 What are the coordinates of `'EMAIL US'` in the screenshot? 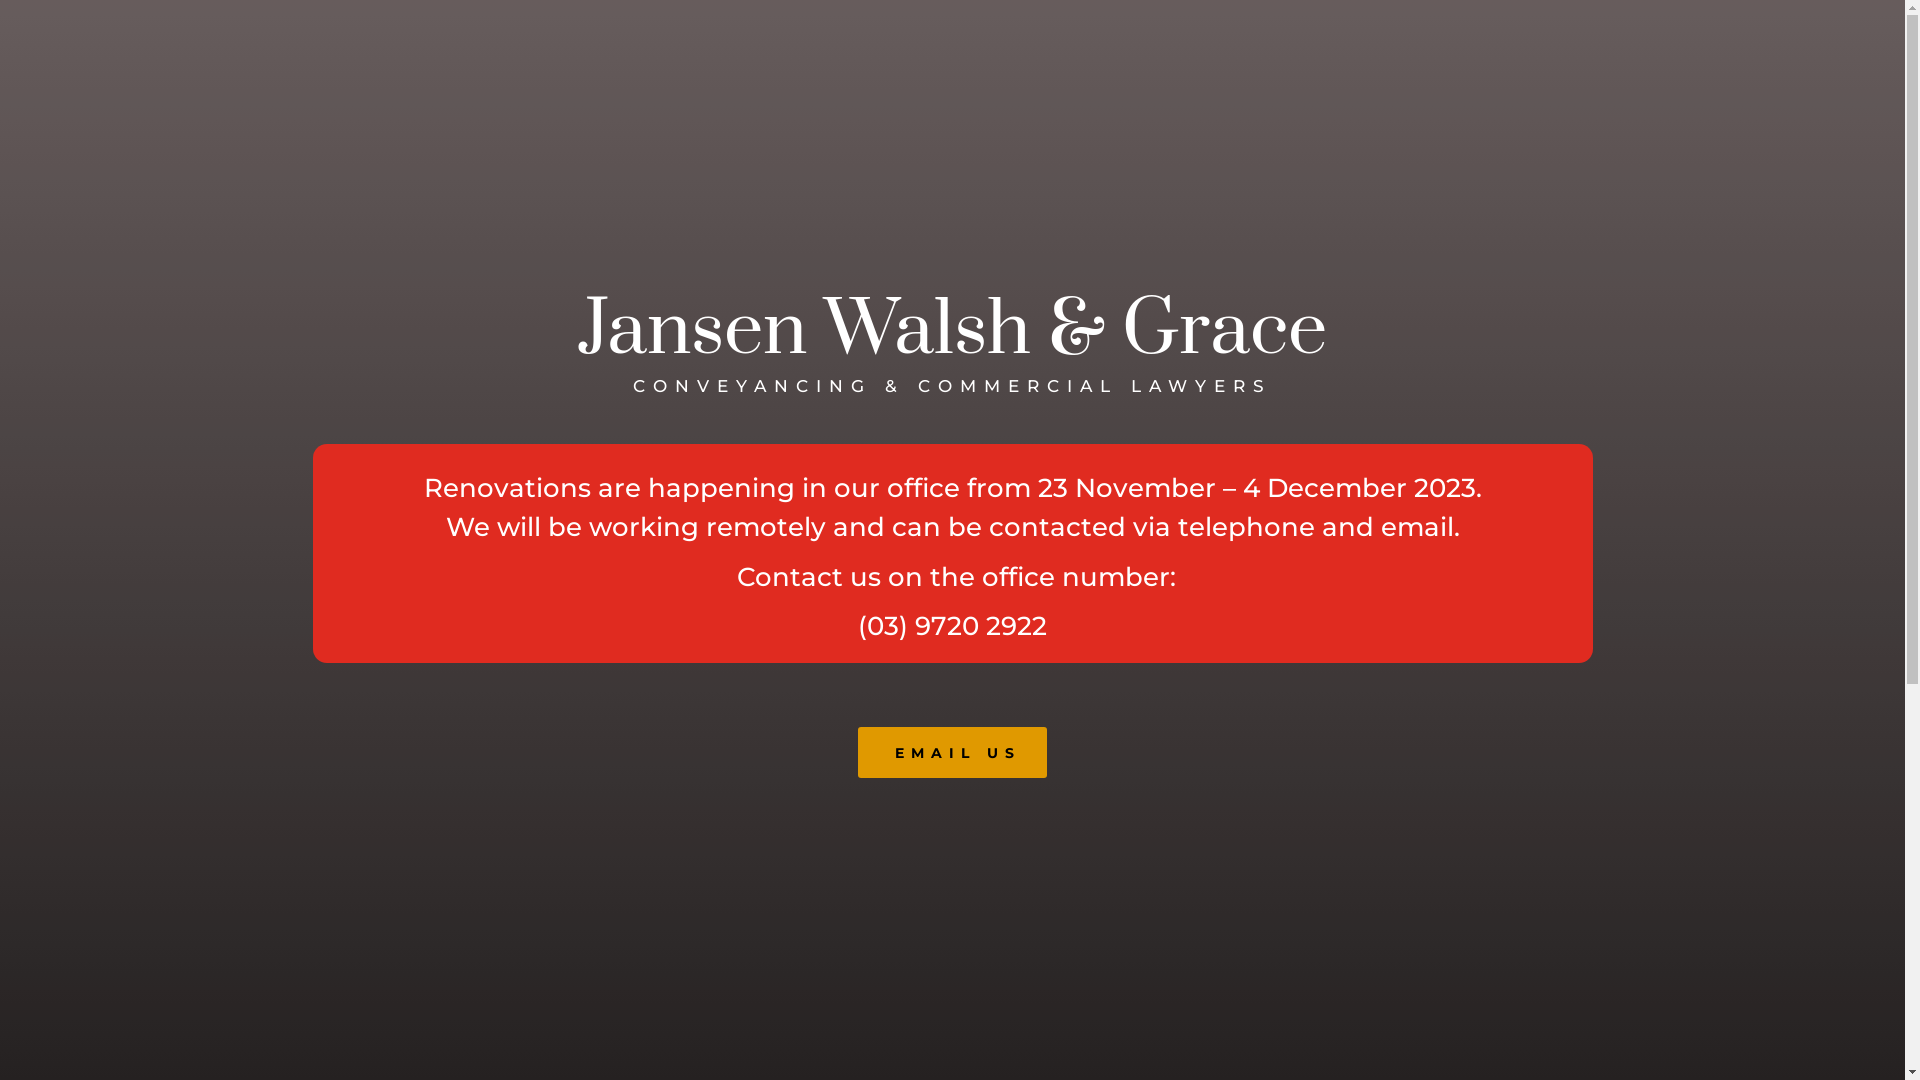 It's located at (951, 752).